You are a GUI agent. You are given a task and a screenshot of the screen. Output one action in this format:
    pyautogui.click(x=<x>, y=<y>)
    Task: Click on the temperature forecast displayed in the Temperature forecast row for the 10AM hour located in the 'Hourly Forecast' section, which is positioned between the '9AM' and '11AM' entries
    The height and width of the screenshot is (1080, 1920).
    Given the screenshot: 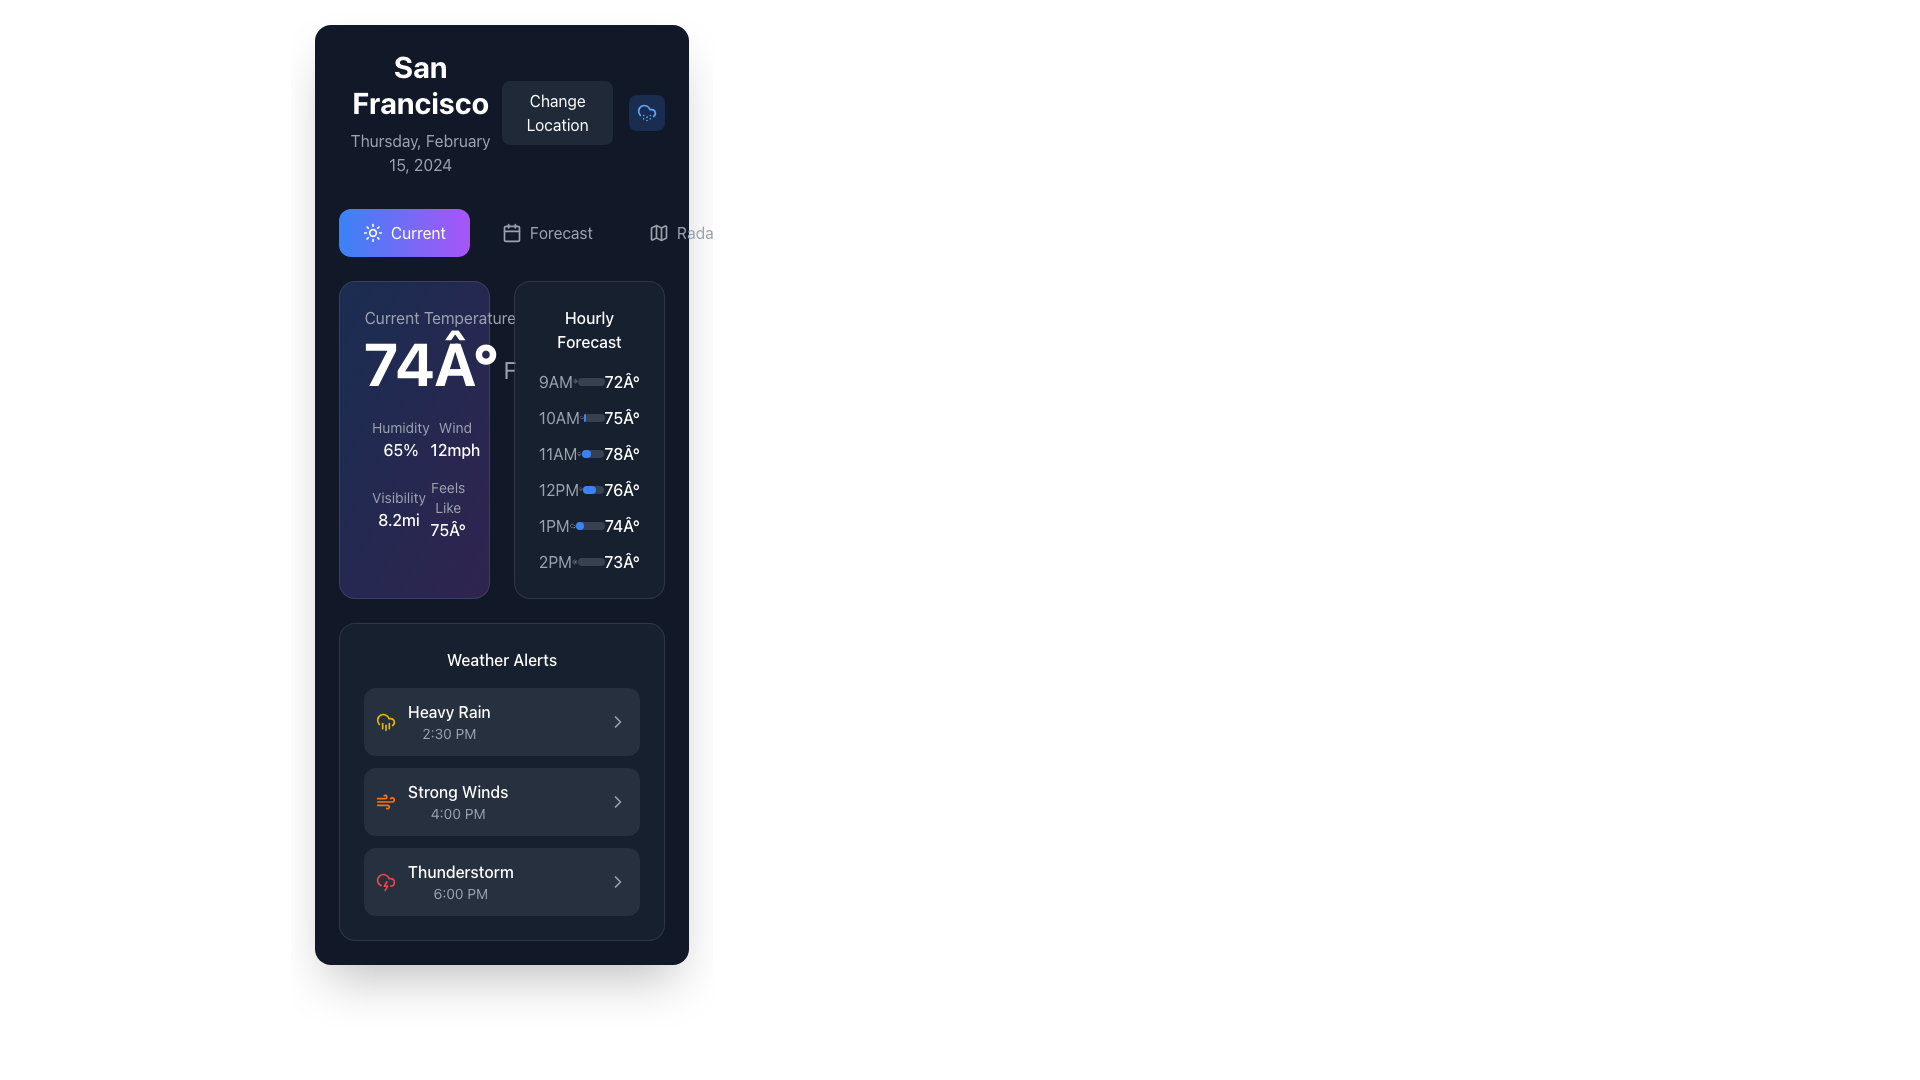 What is the action you would take?
    pyautogui.click(x=588, y=416)
    